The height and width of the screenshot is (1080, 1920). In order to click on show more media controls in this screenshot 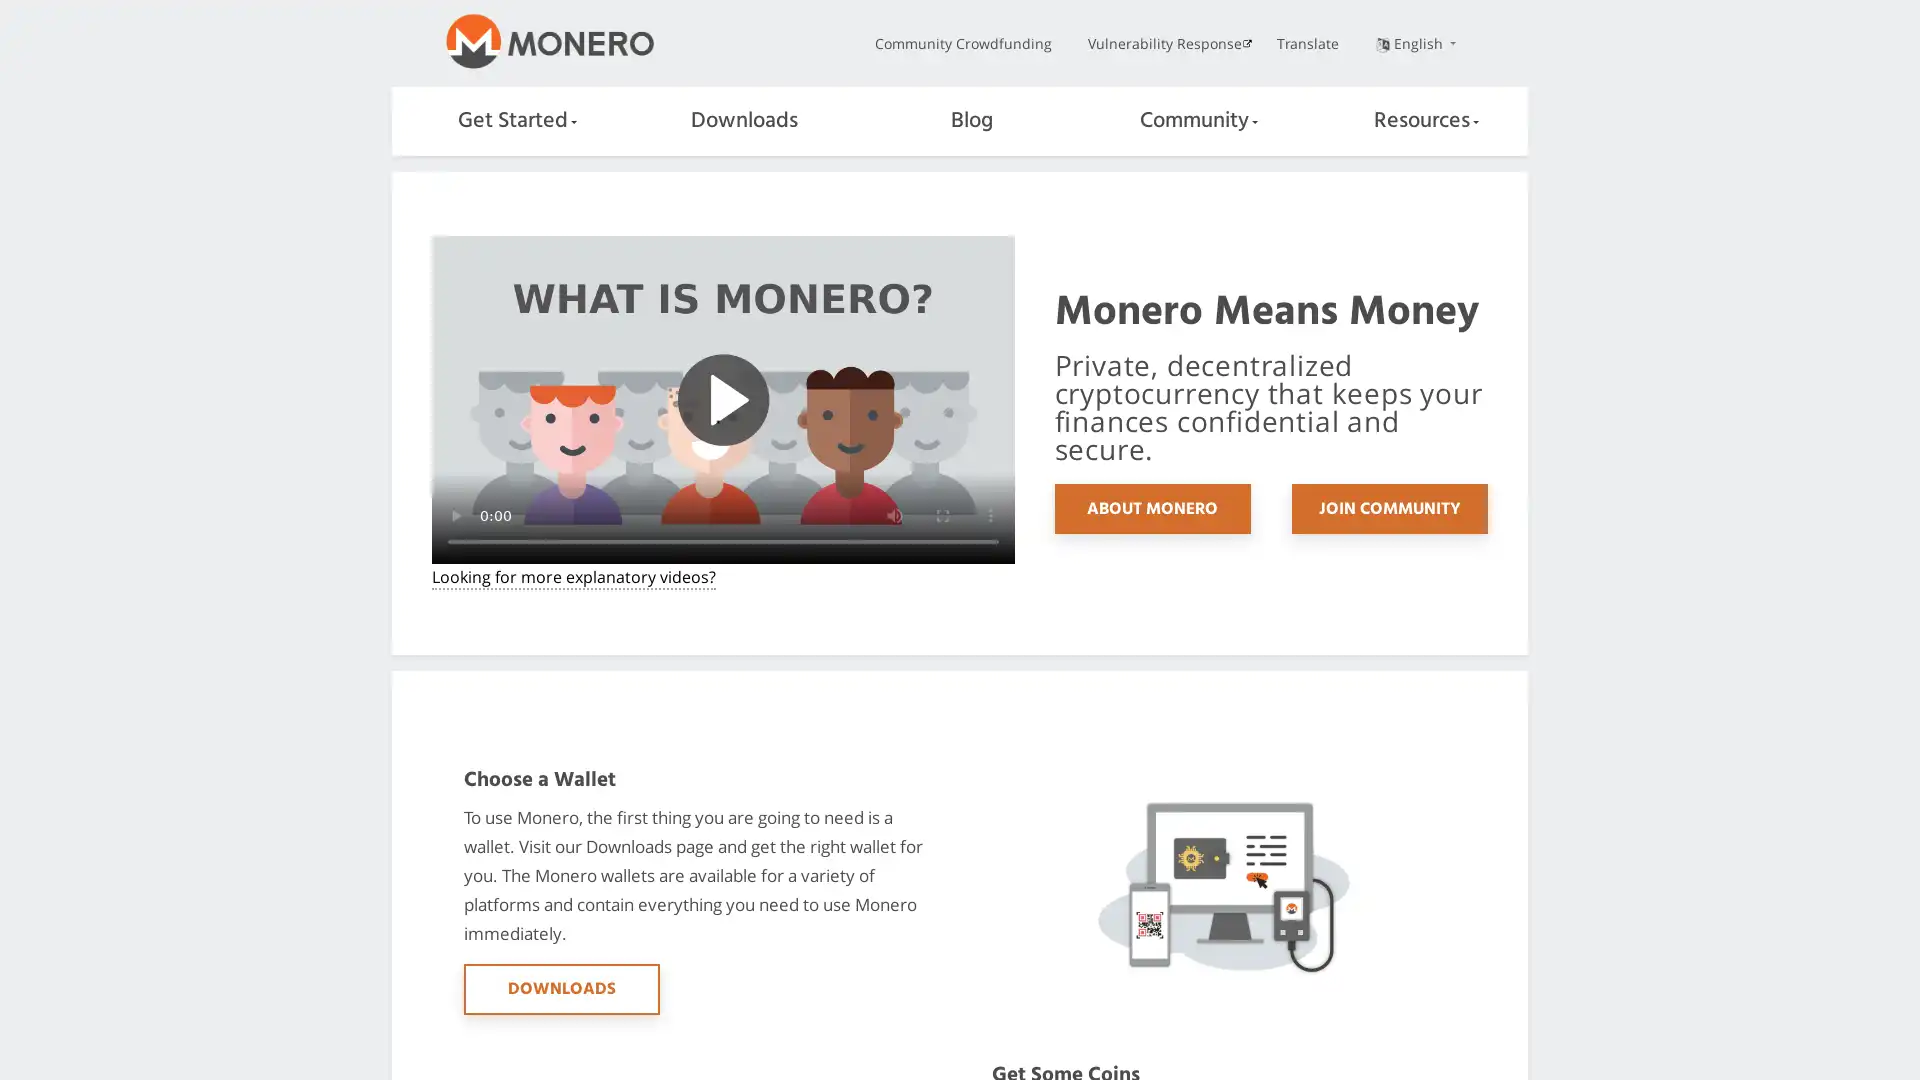, I will do `click(989, 515)`.